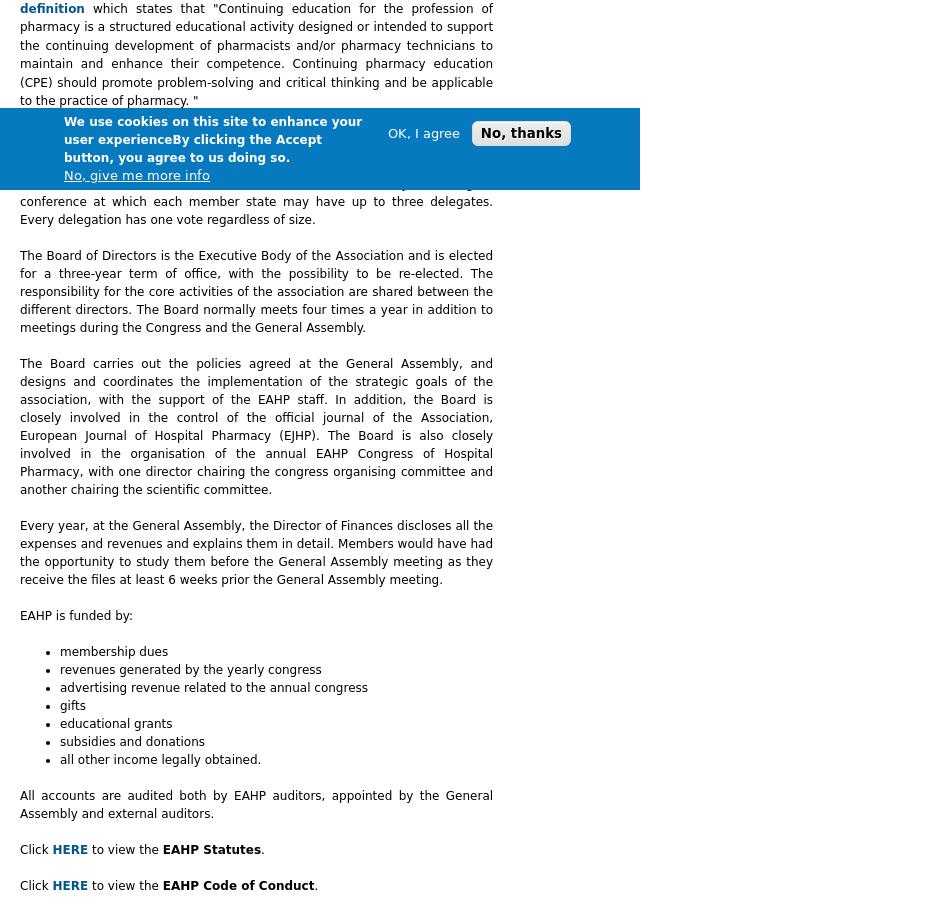  Describe the element at coordinates (161, 848) in the screenshot. I see `'EAHP Statutes'` at that location.